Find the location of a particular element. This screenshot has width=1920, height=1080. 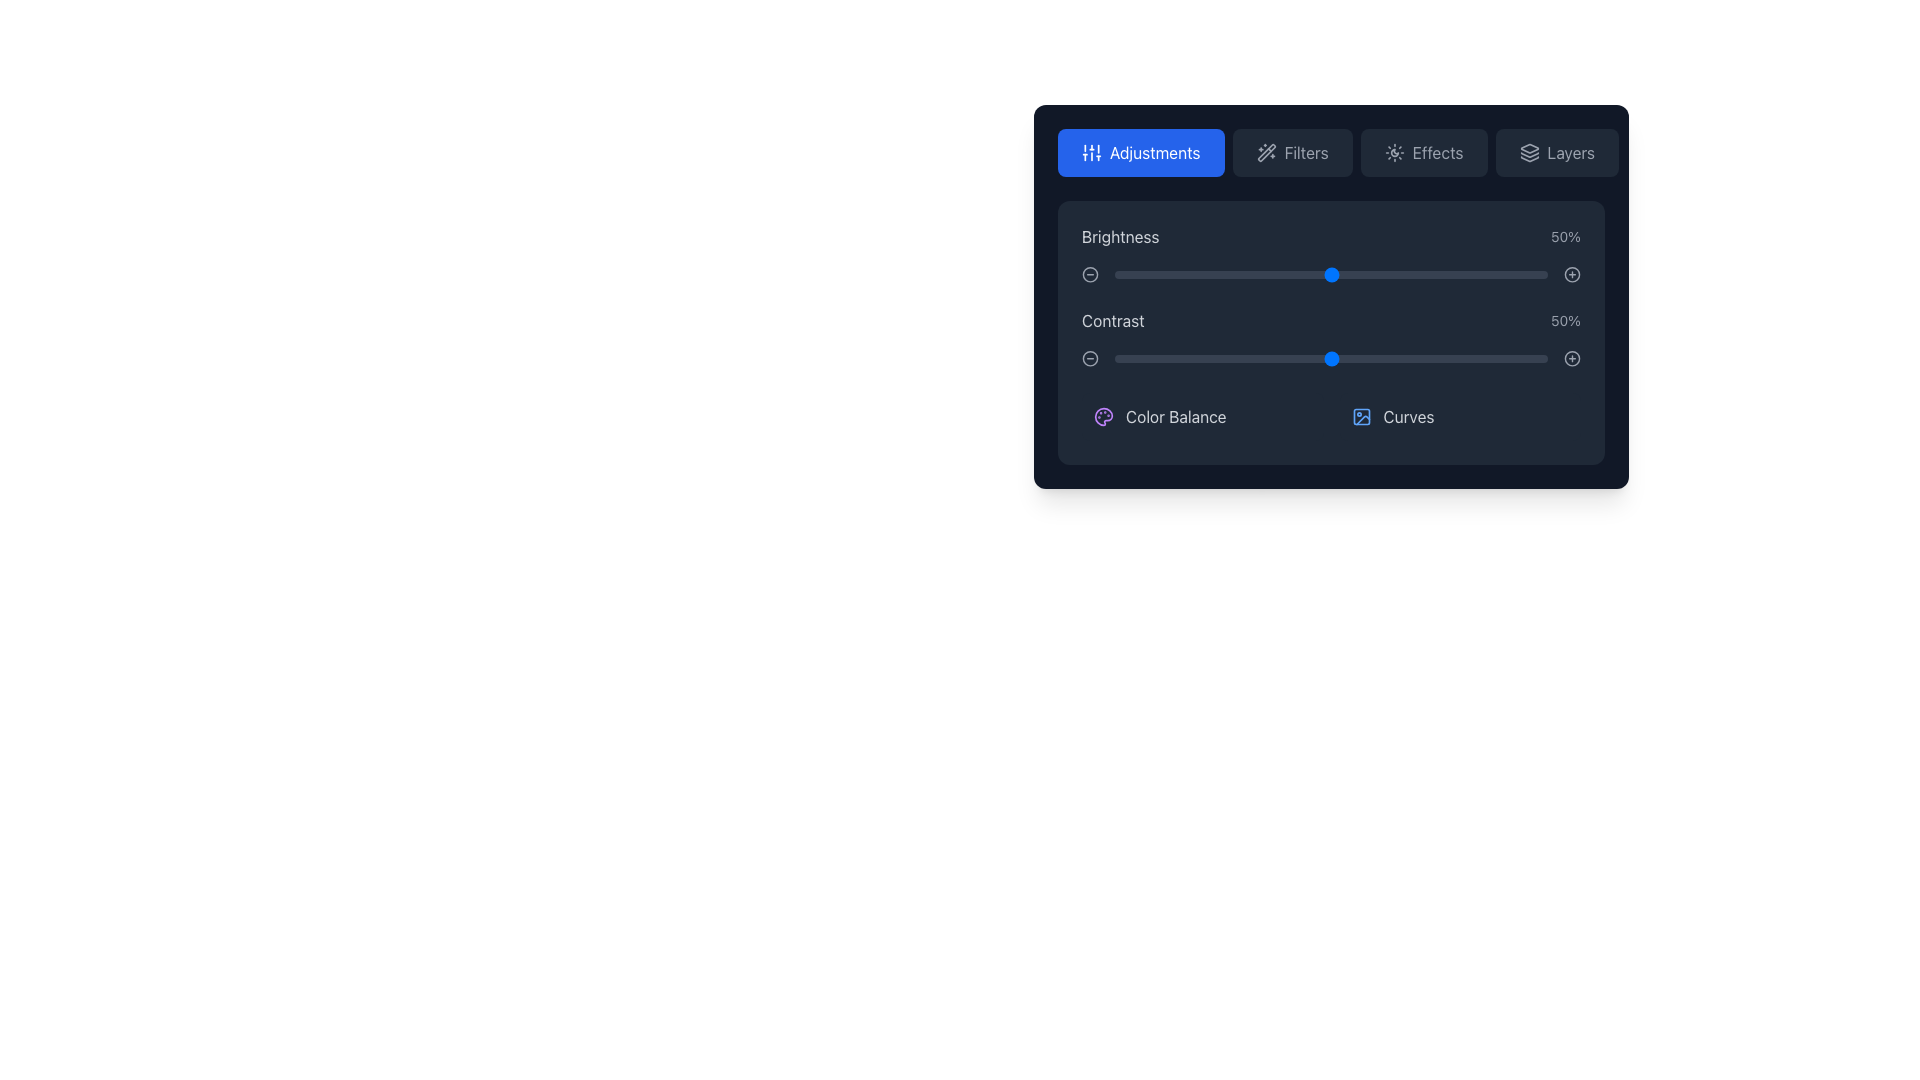

the value displayed in the text label showing '50%' located to the right of the 'Contrast' slider is located at coordinates (1564, 319).